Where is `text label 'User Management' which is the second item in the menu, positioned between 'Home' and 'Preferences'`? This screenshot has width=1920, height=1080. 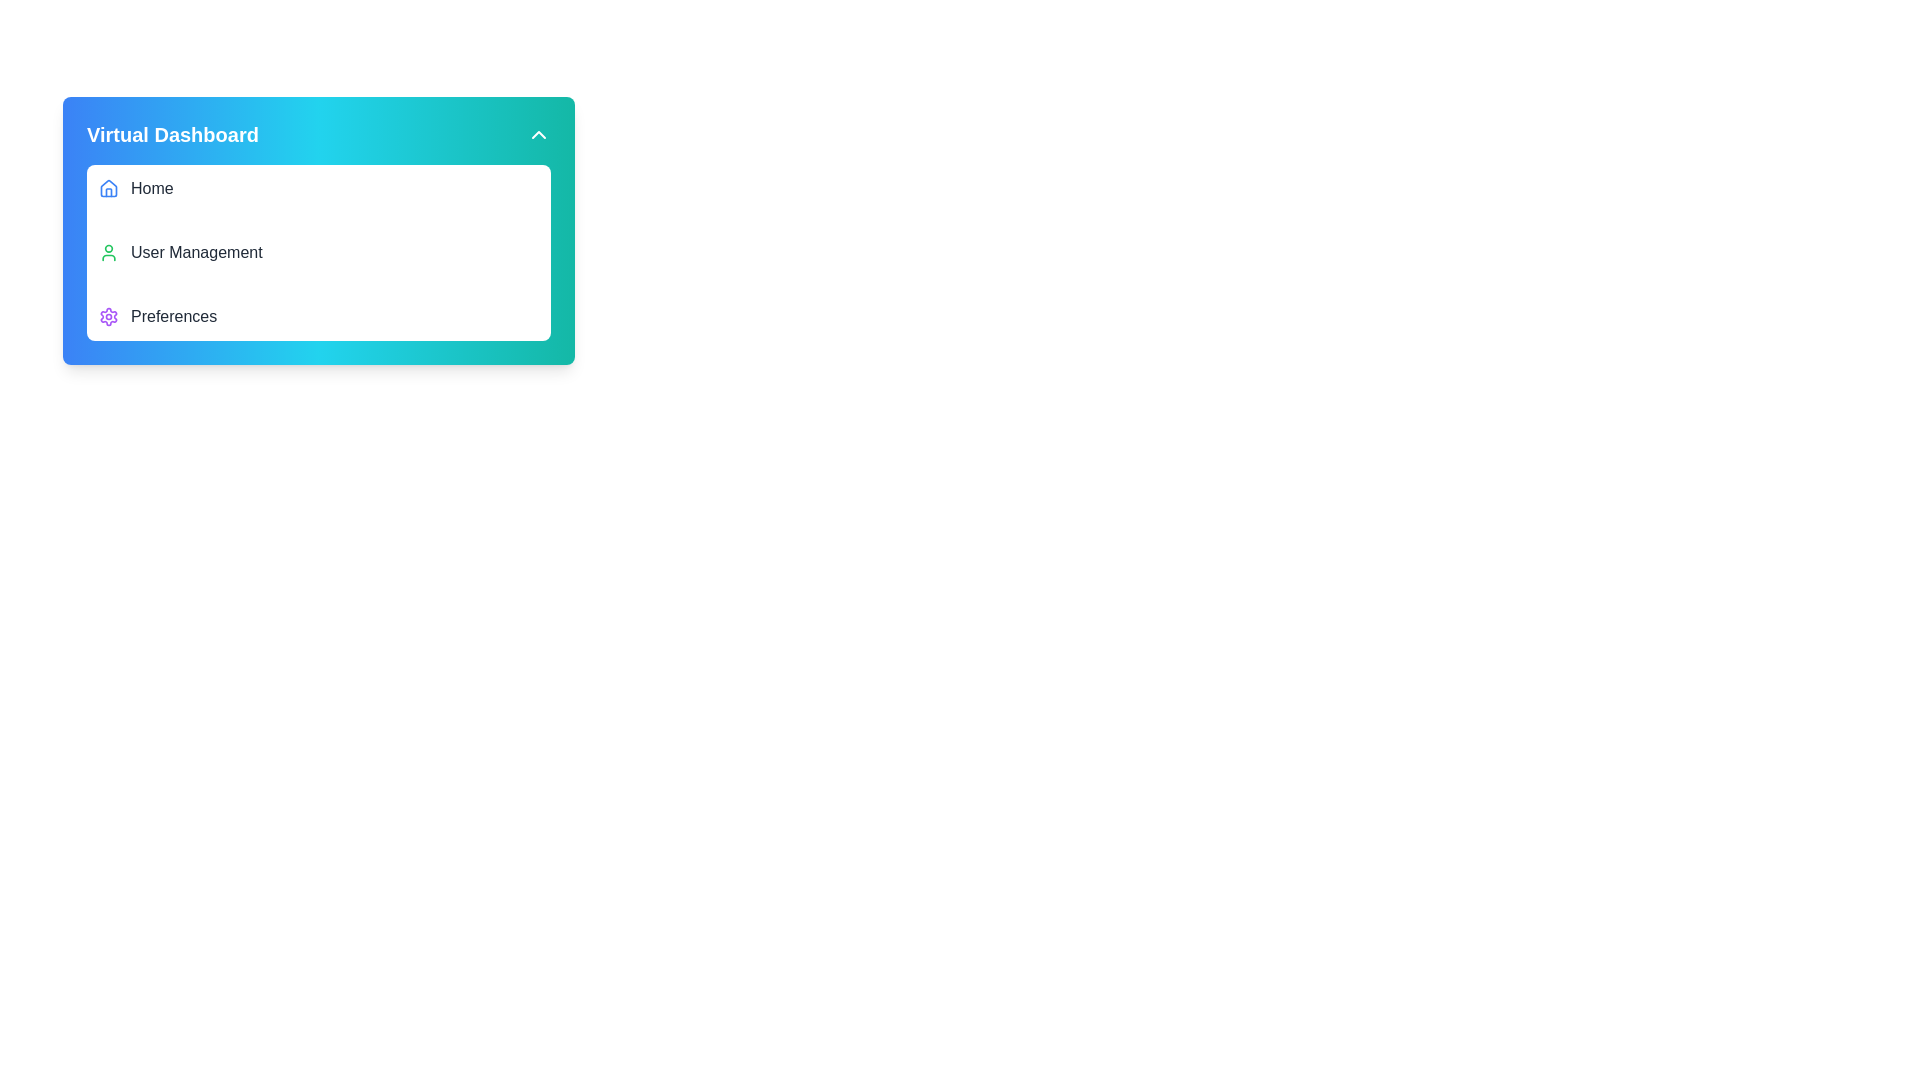
text label 'User Management' which is the second item in the menu, positioned between 'Home' and 'Preferences' is located at coordinates (196, 252).